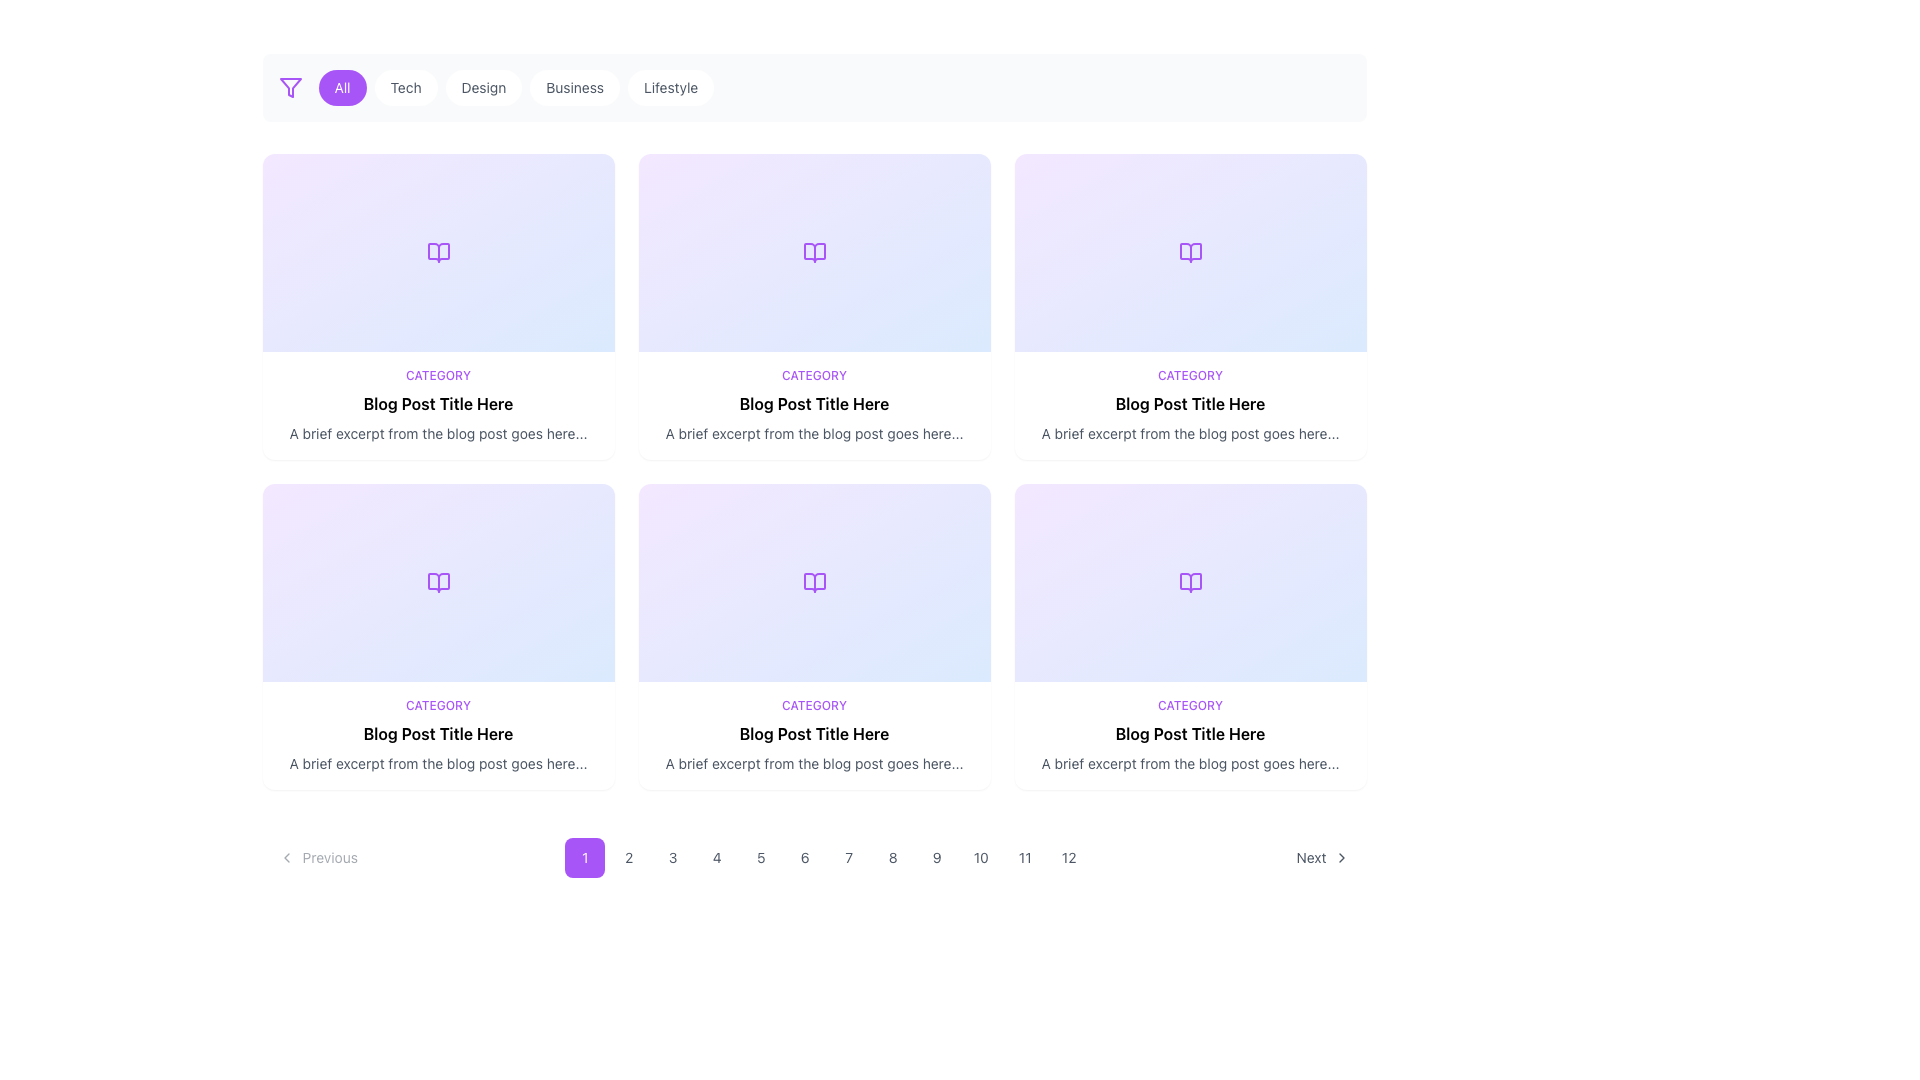 The height and width of the screenshot is (1080, 1920). I want to click on the 'All' filter button, which is the first button in a horizontal list, located to the right of a filter icon, so click(342, 87).